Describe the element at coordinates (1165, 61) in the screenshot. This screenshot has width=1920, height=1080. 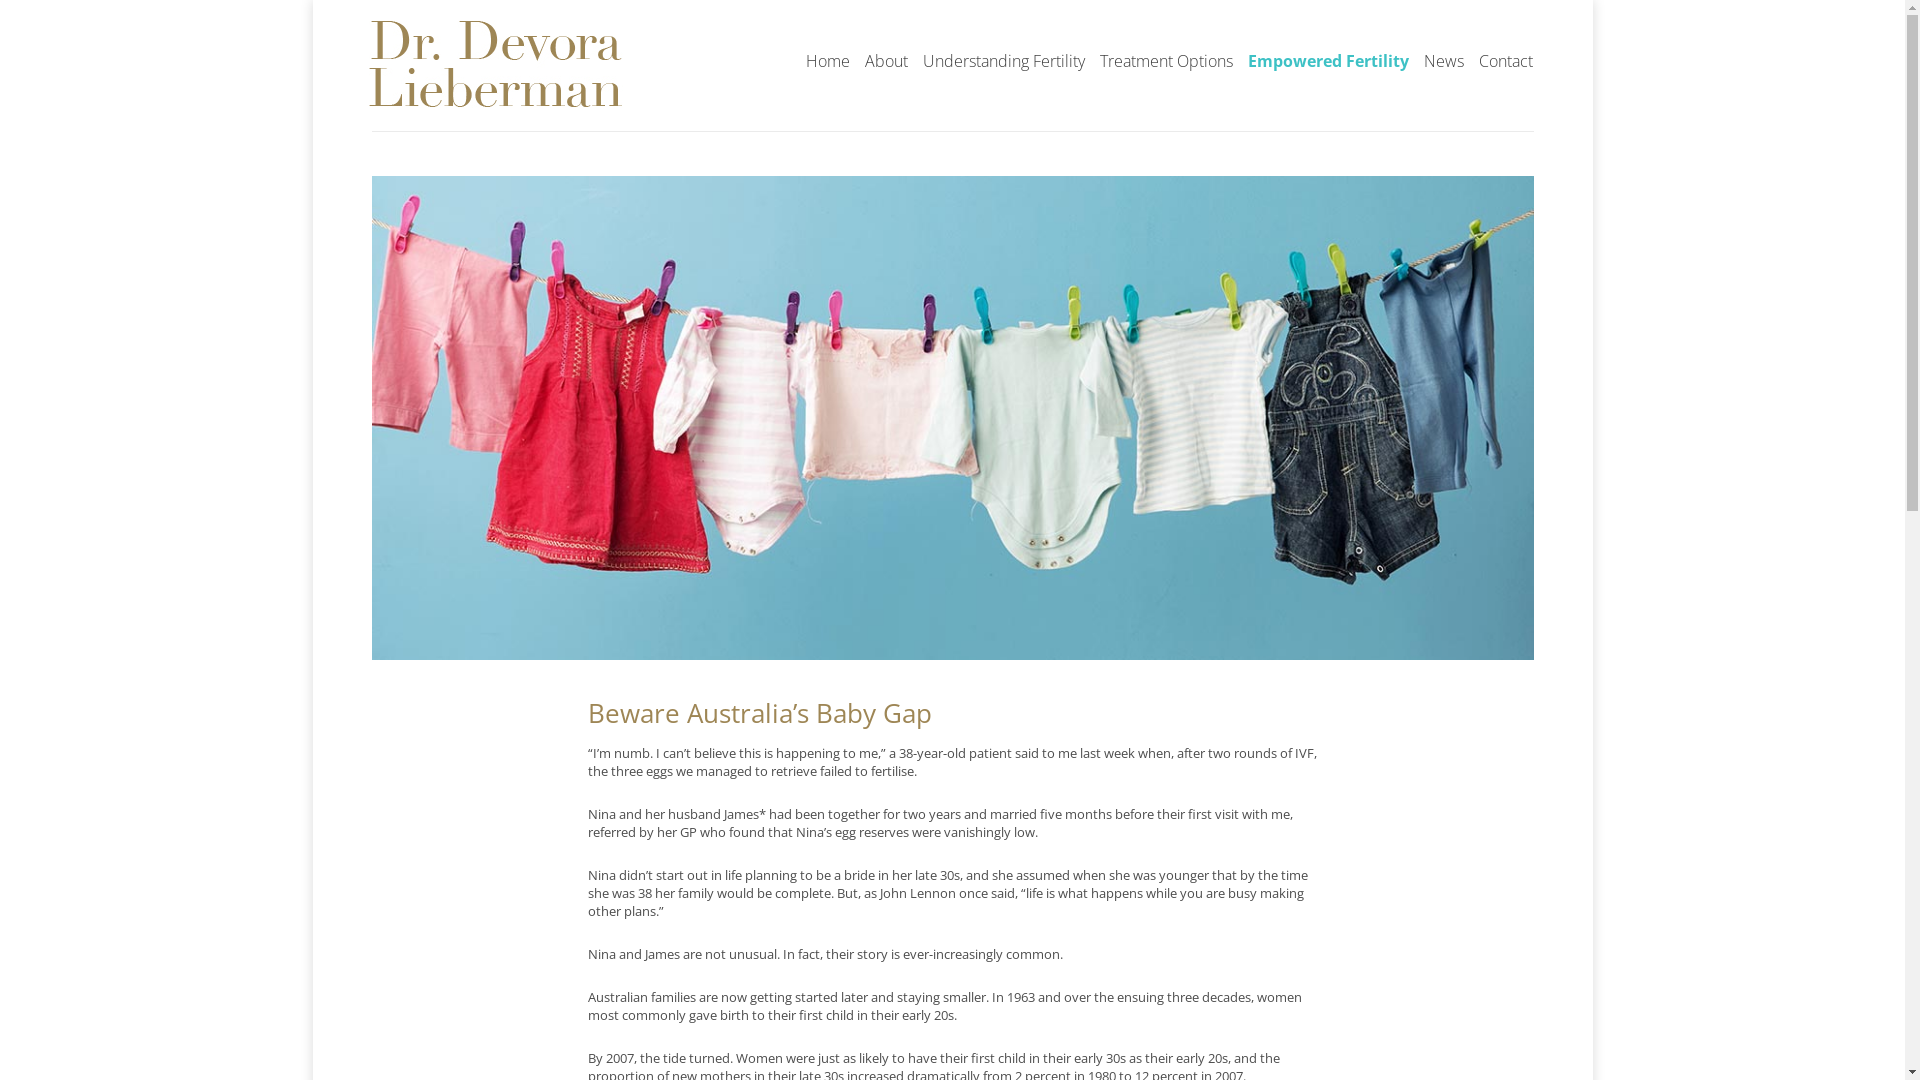
I see `'Treatment Options'` at that location.